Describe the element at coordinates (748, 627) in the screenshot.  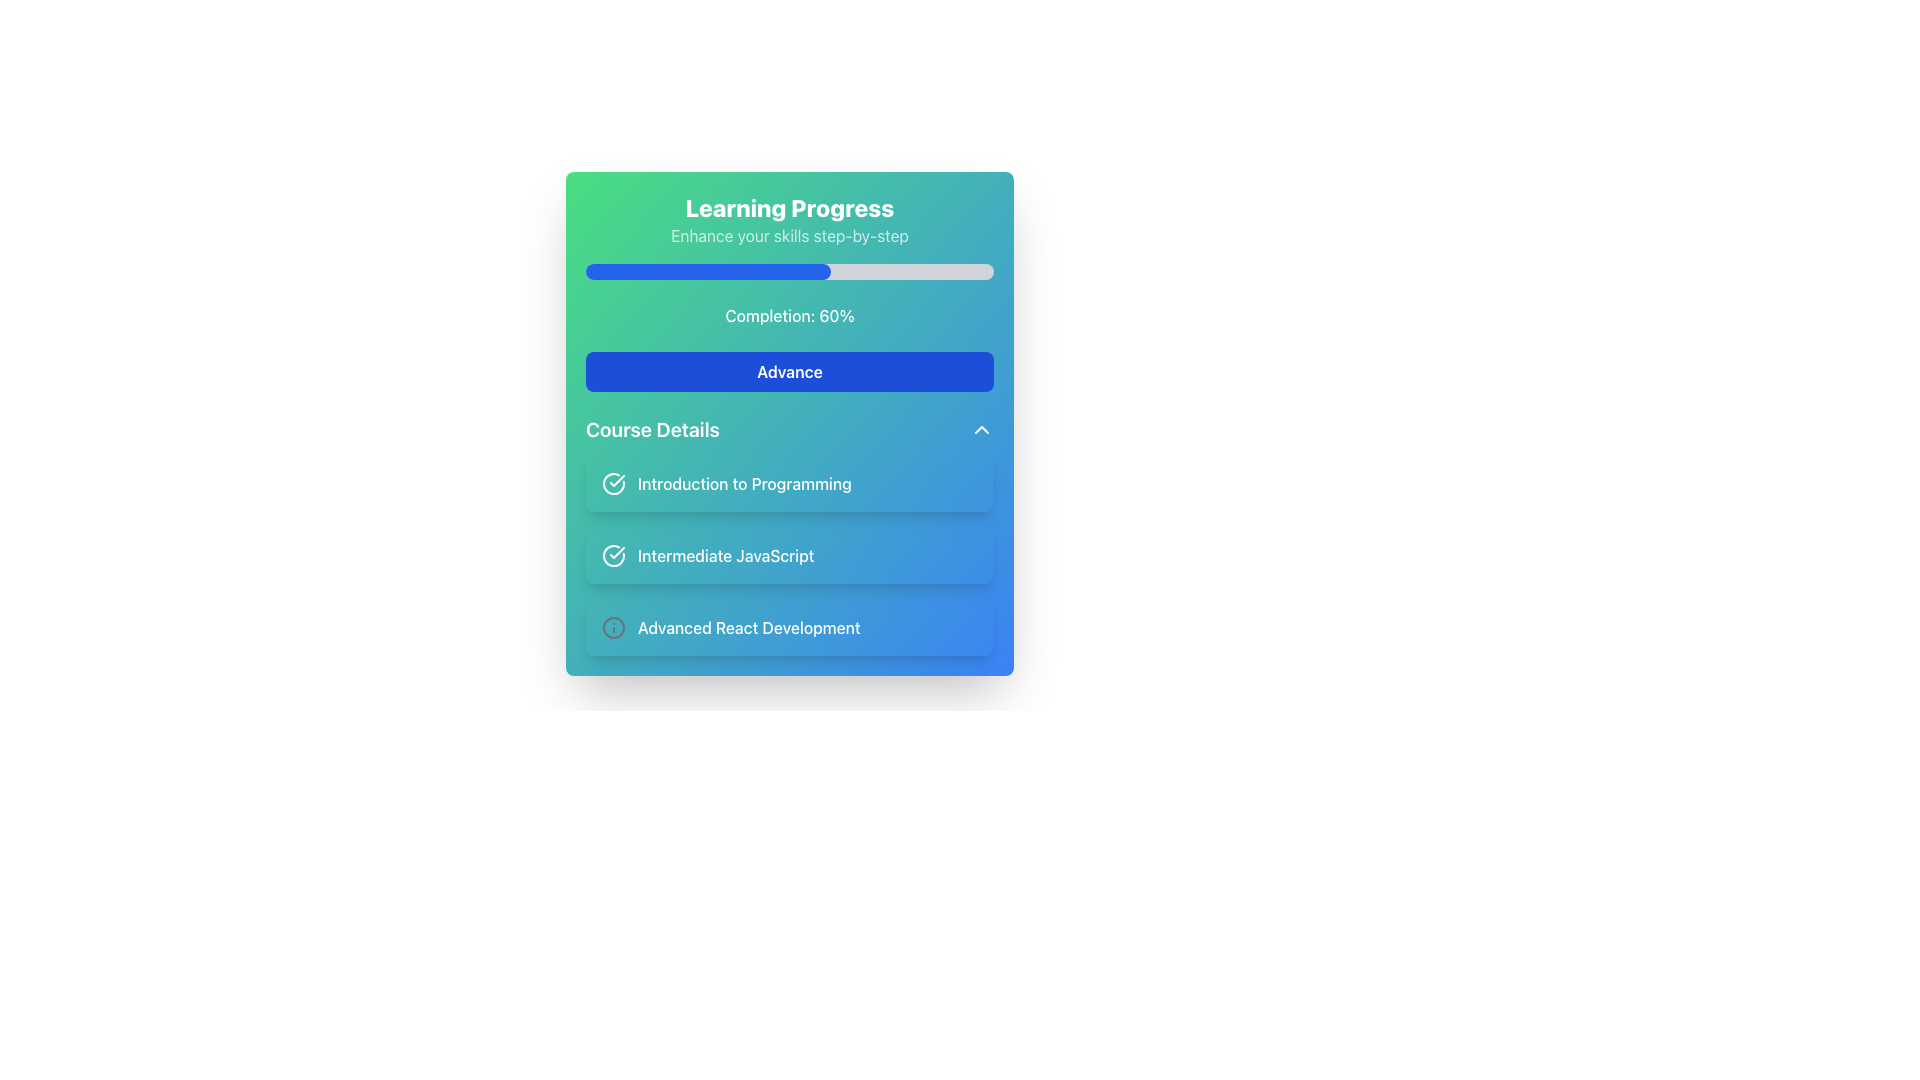
I see `the 'Advanced React Development' text label, which is displayed in a white font on a blue background, located in the 'Course Details' section next to a small information icon` at that location.